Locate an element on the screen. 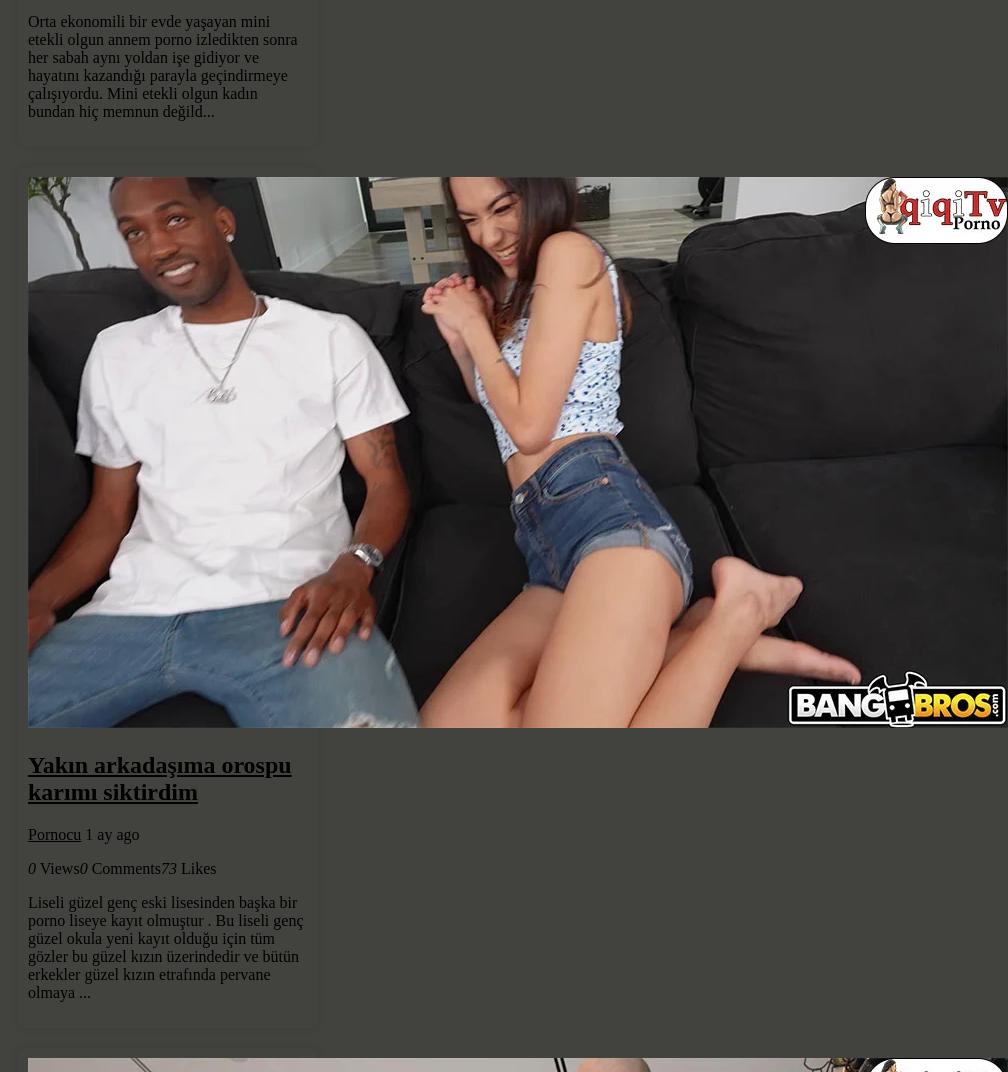 Image resolution: width=1008 pixels, height=1072 pixels. 'Views' is located at coordinates (58, 867).